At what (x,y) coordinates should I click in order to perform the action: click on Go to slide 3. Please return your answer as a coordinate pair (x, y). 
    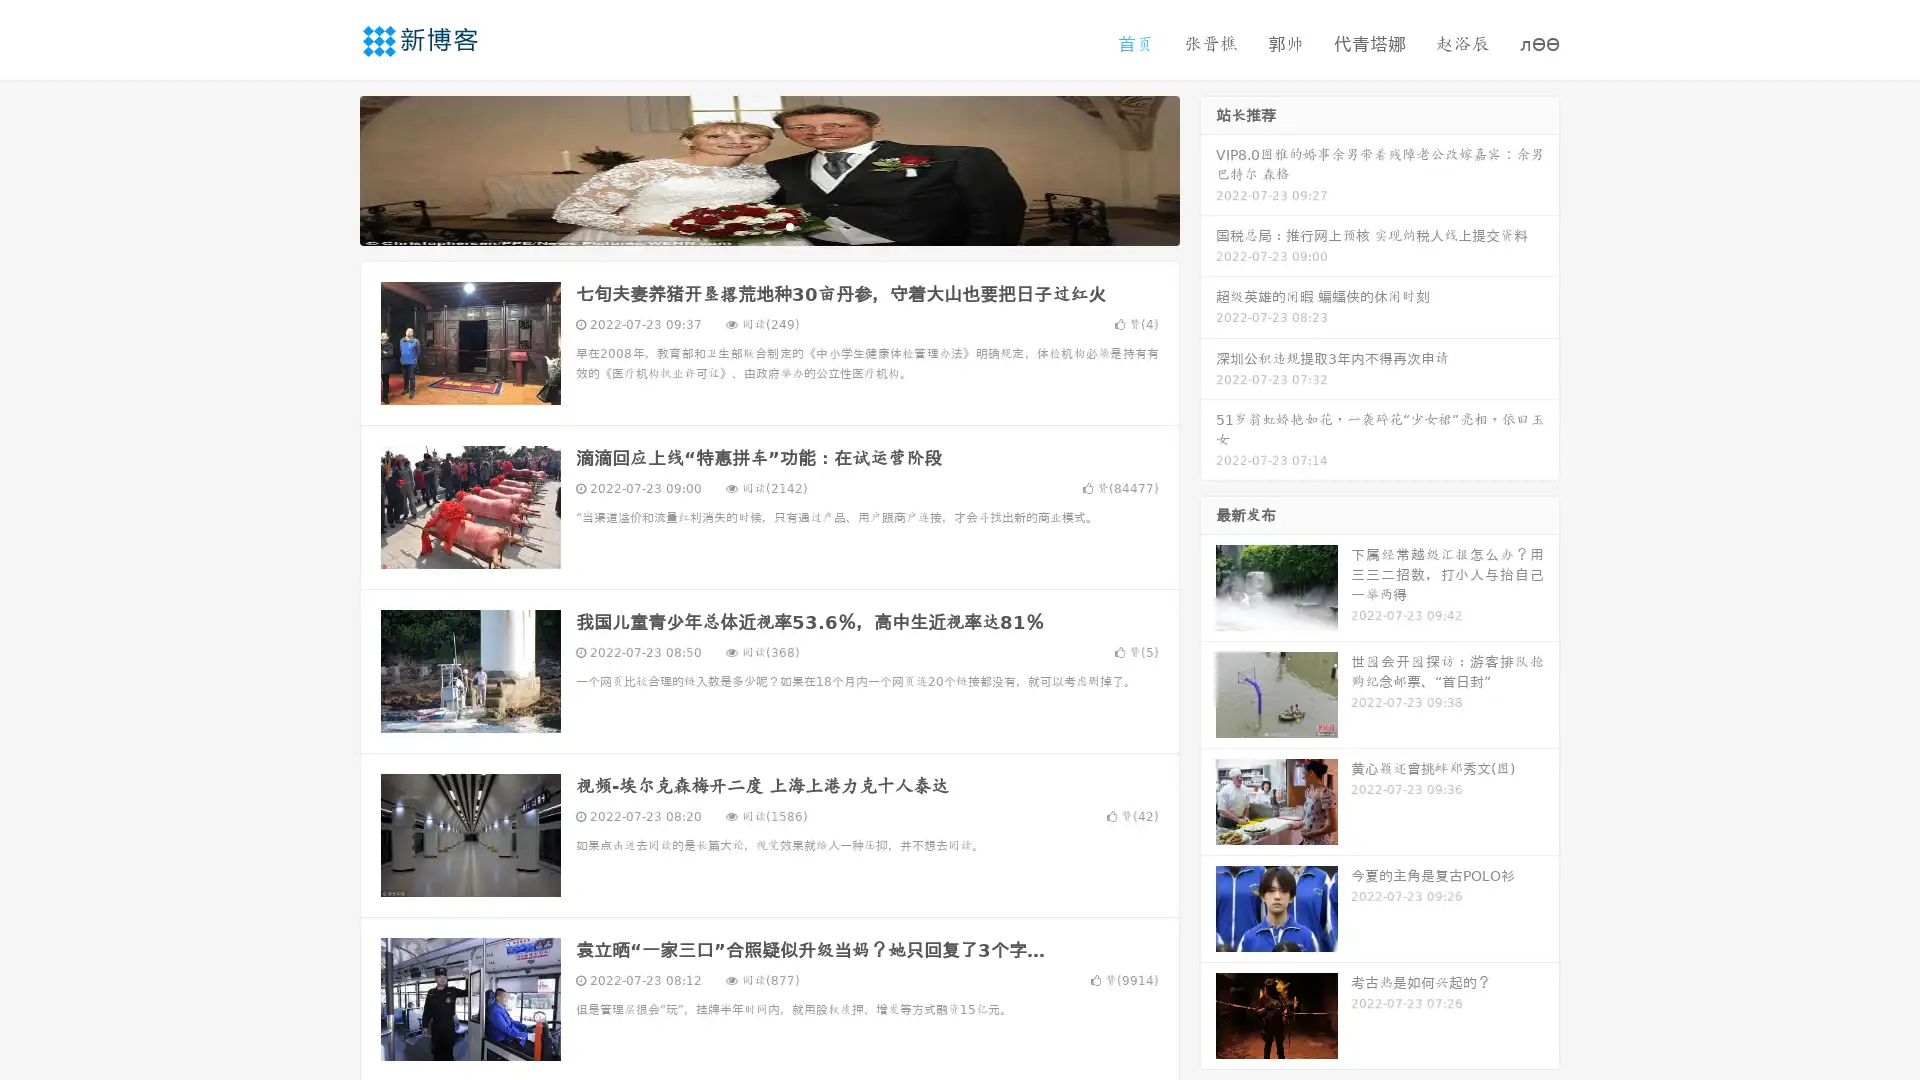
    Looking at the image, I should click on (789, 225).